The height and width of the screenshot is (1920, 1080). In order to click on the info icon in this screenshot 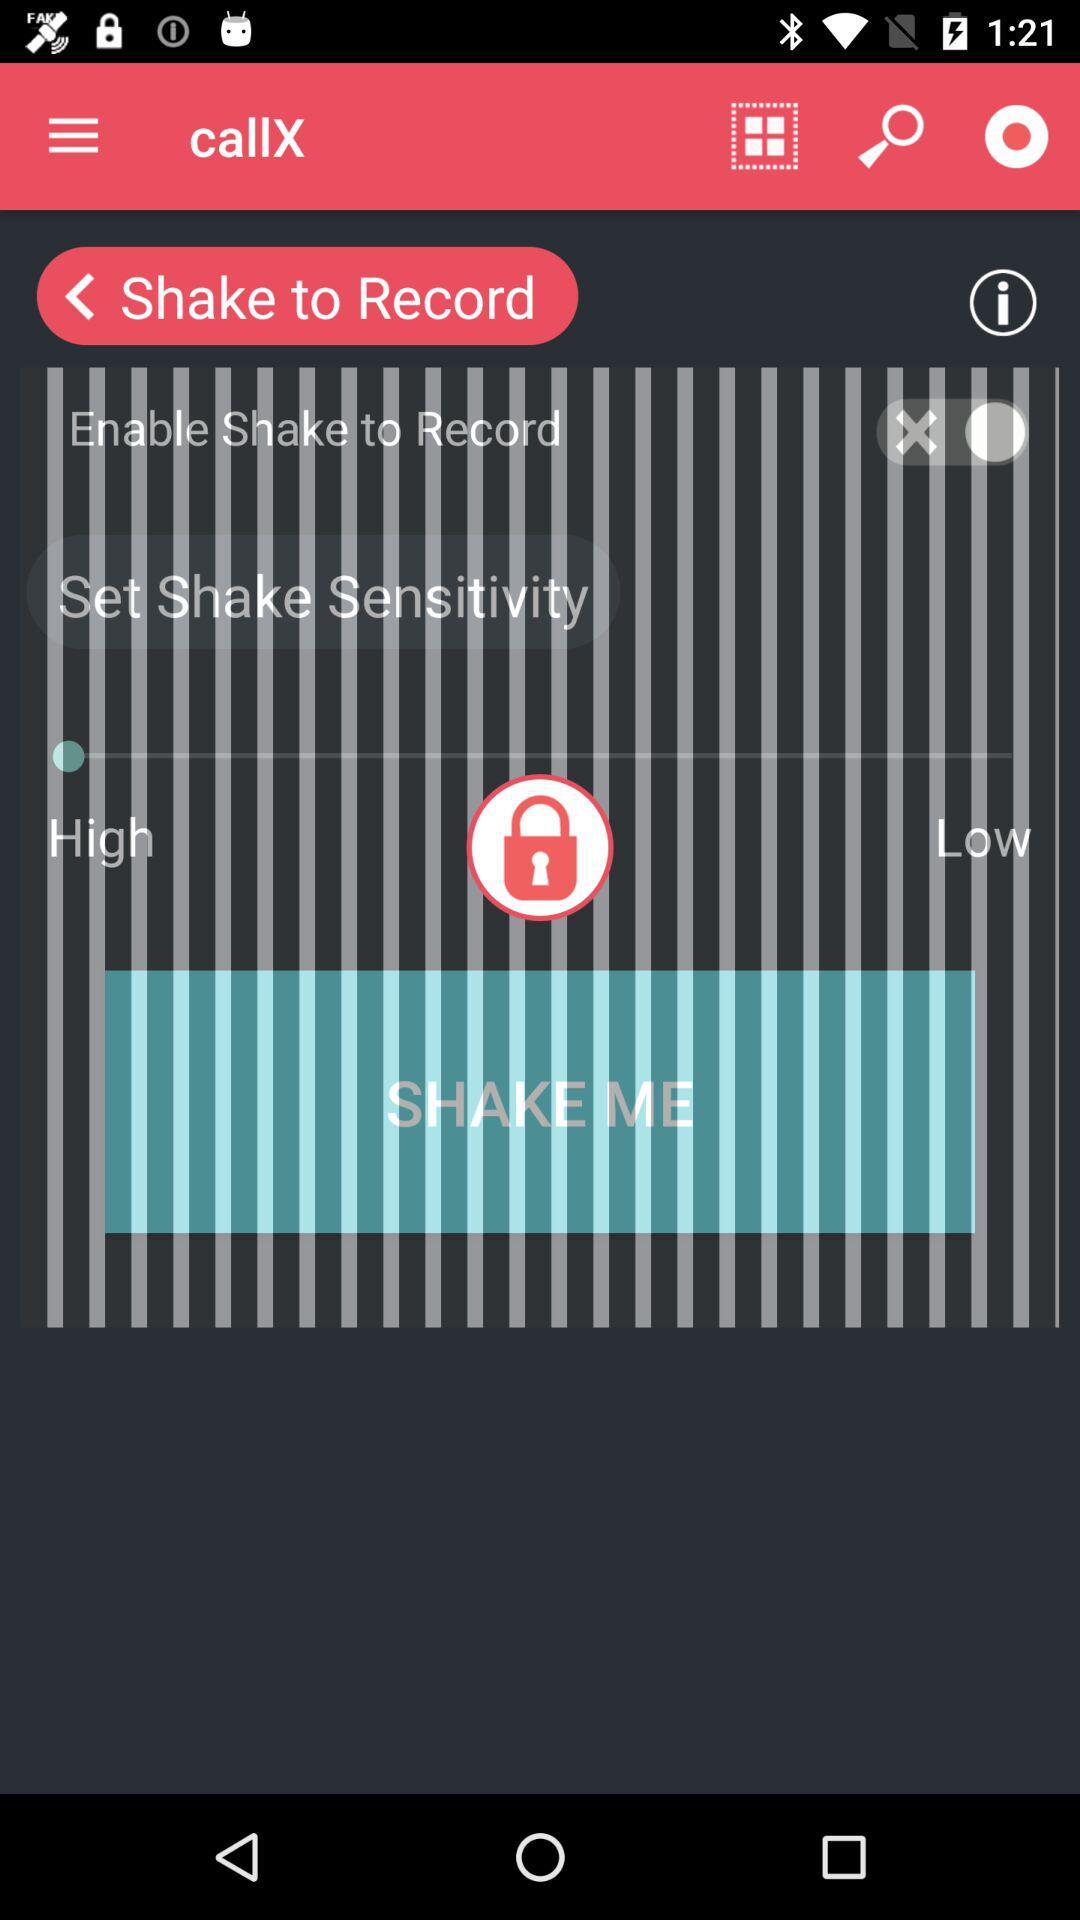, I will do `click(986, 301)`.